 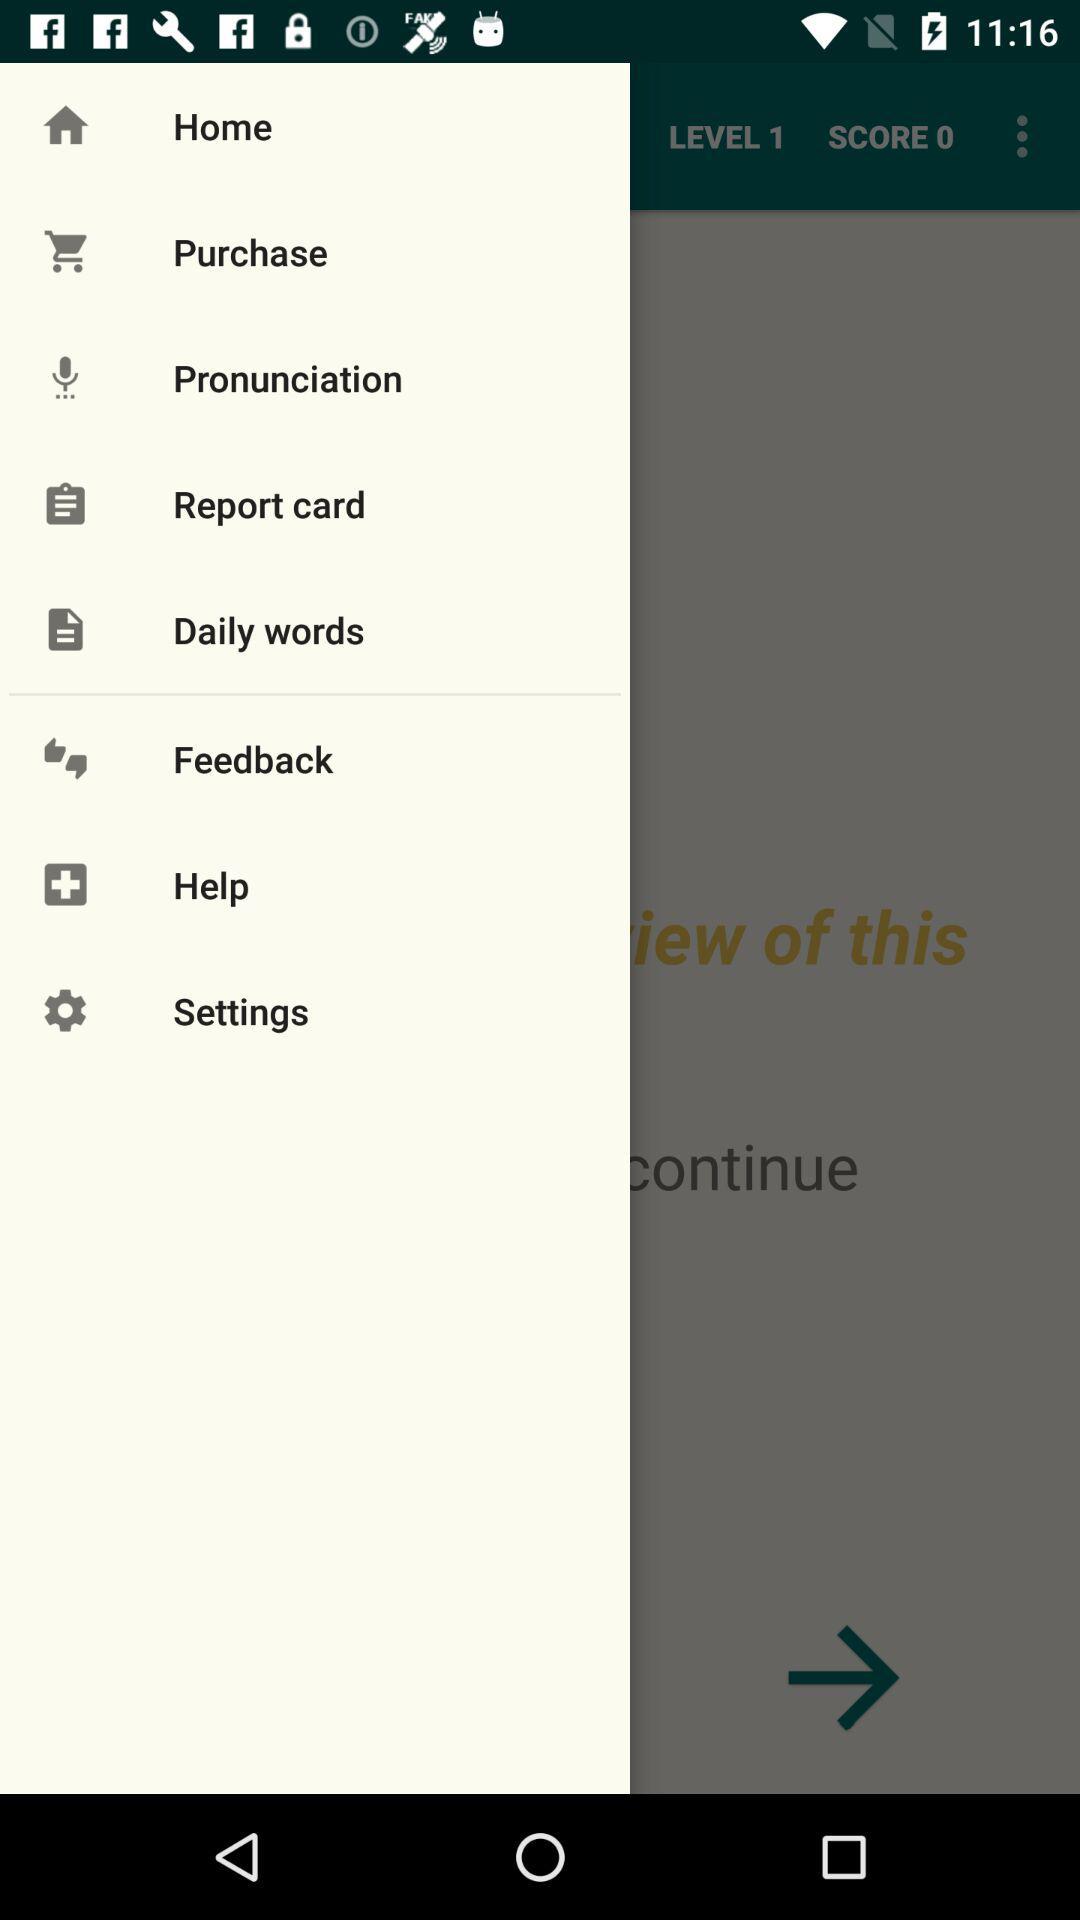 What do you see at coordinates (843, 1677) in the screenshot?
I see `the arrow_forward icon` at bounding box center [843, 1677].